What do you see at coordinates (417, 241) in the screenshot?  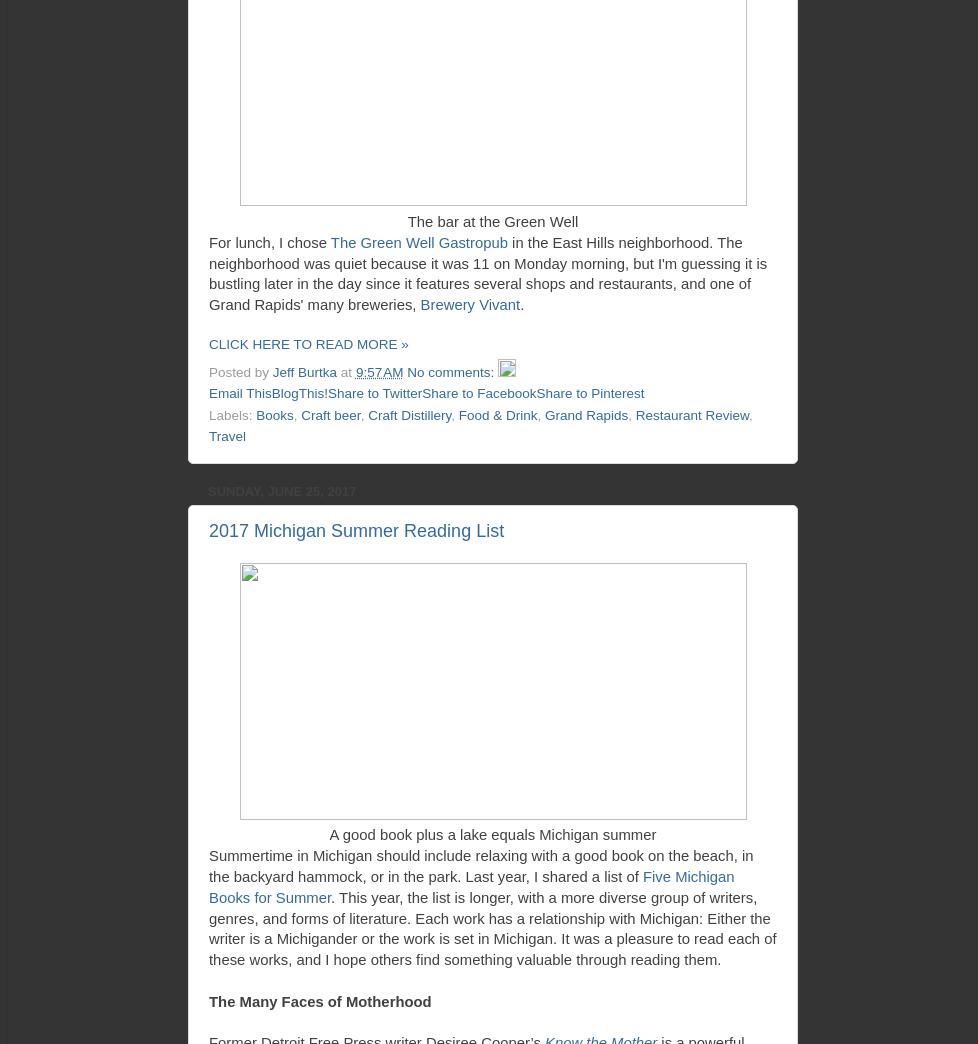 I see `'The Green Well Gastropub'` at bounding box center [417, 241].